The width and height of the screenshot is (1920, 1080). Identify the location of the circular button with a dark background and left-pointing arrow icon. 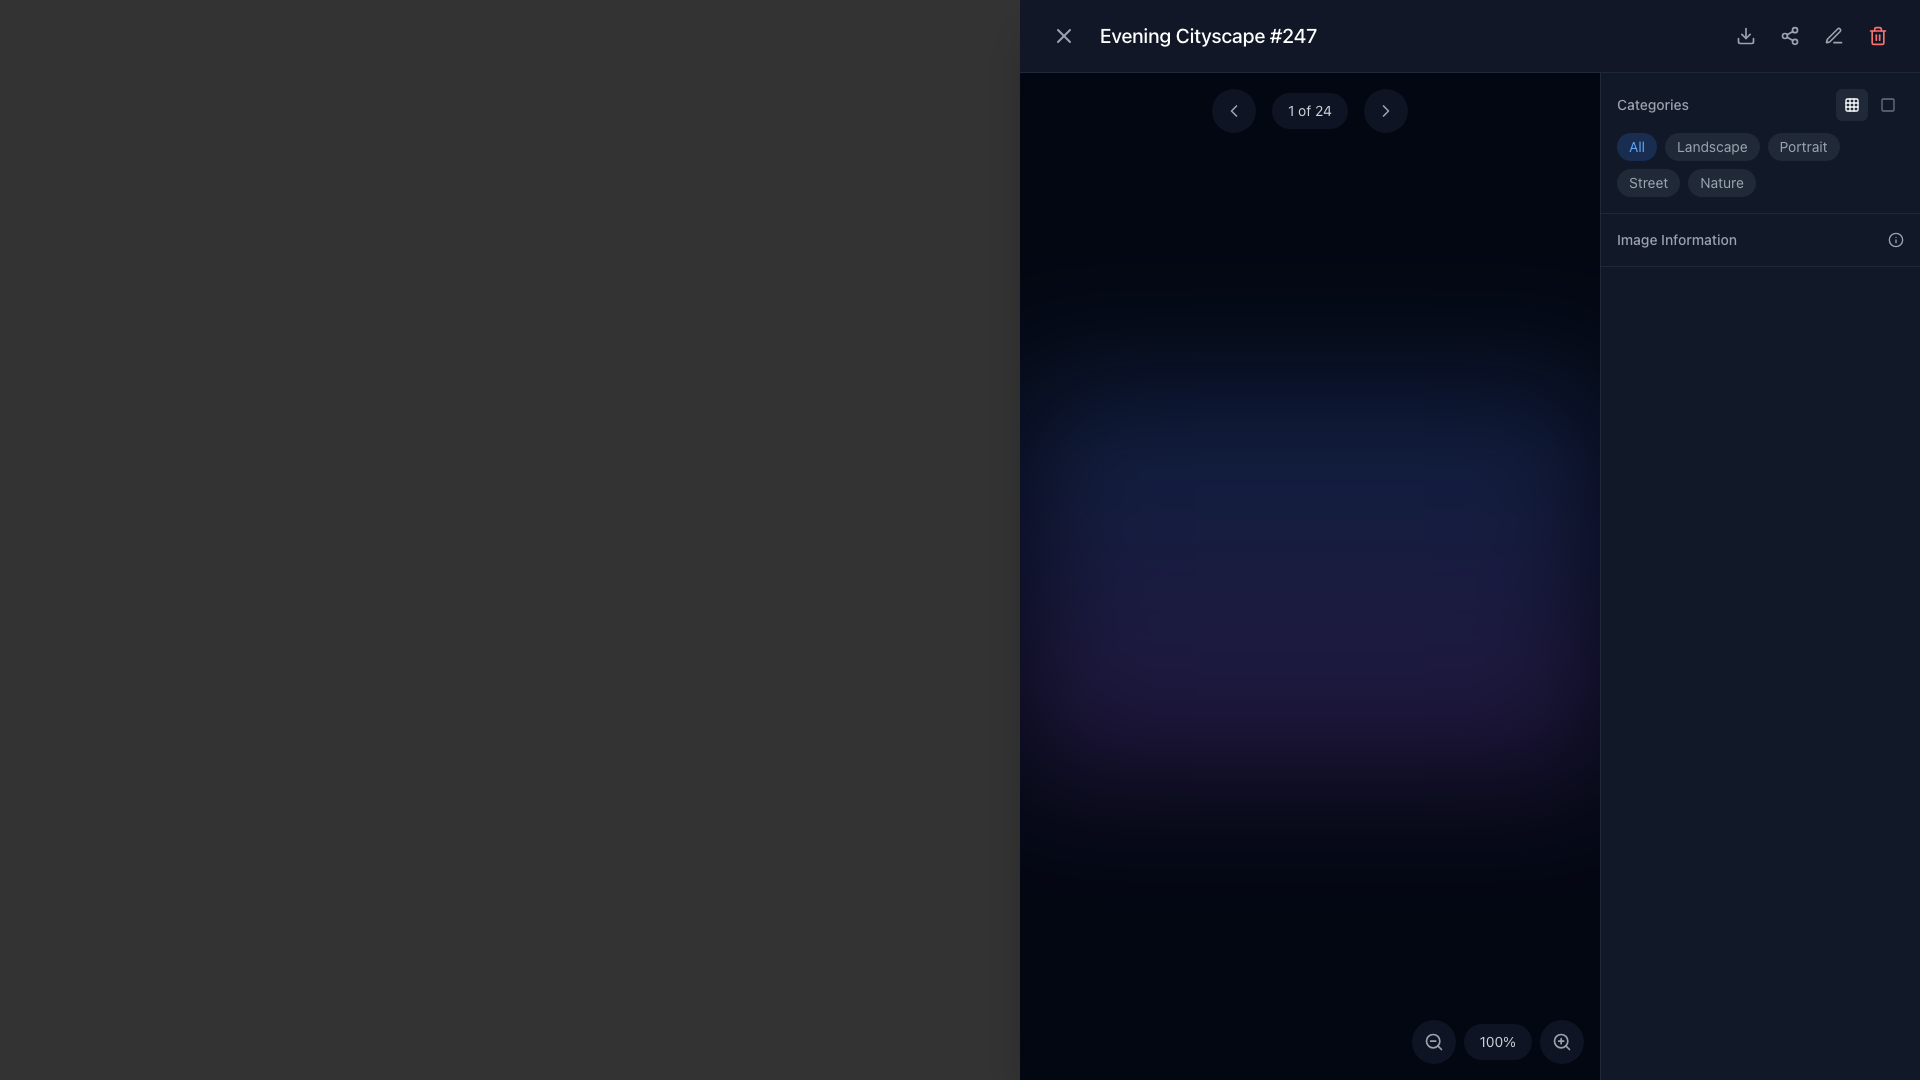
(1232, 111).